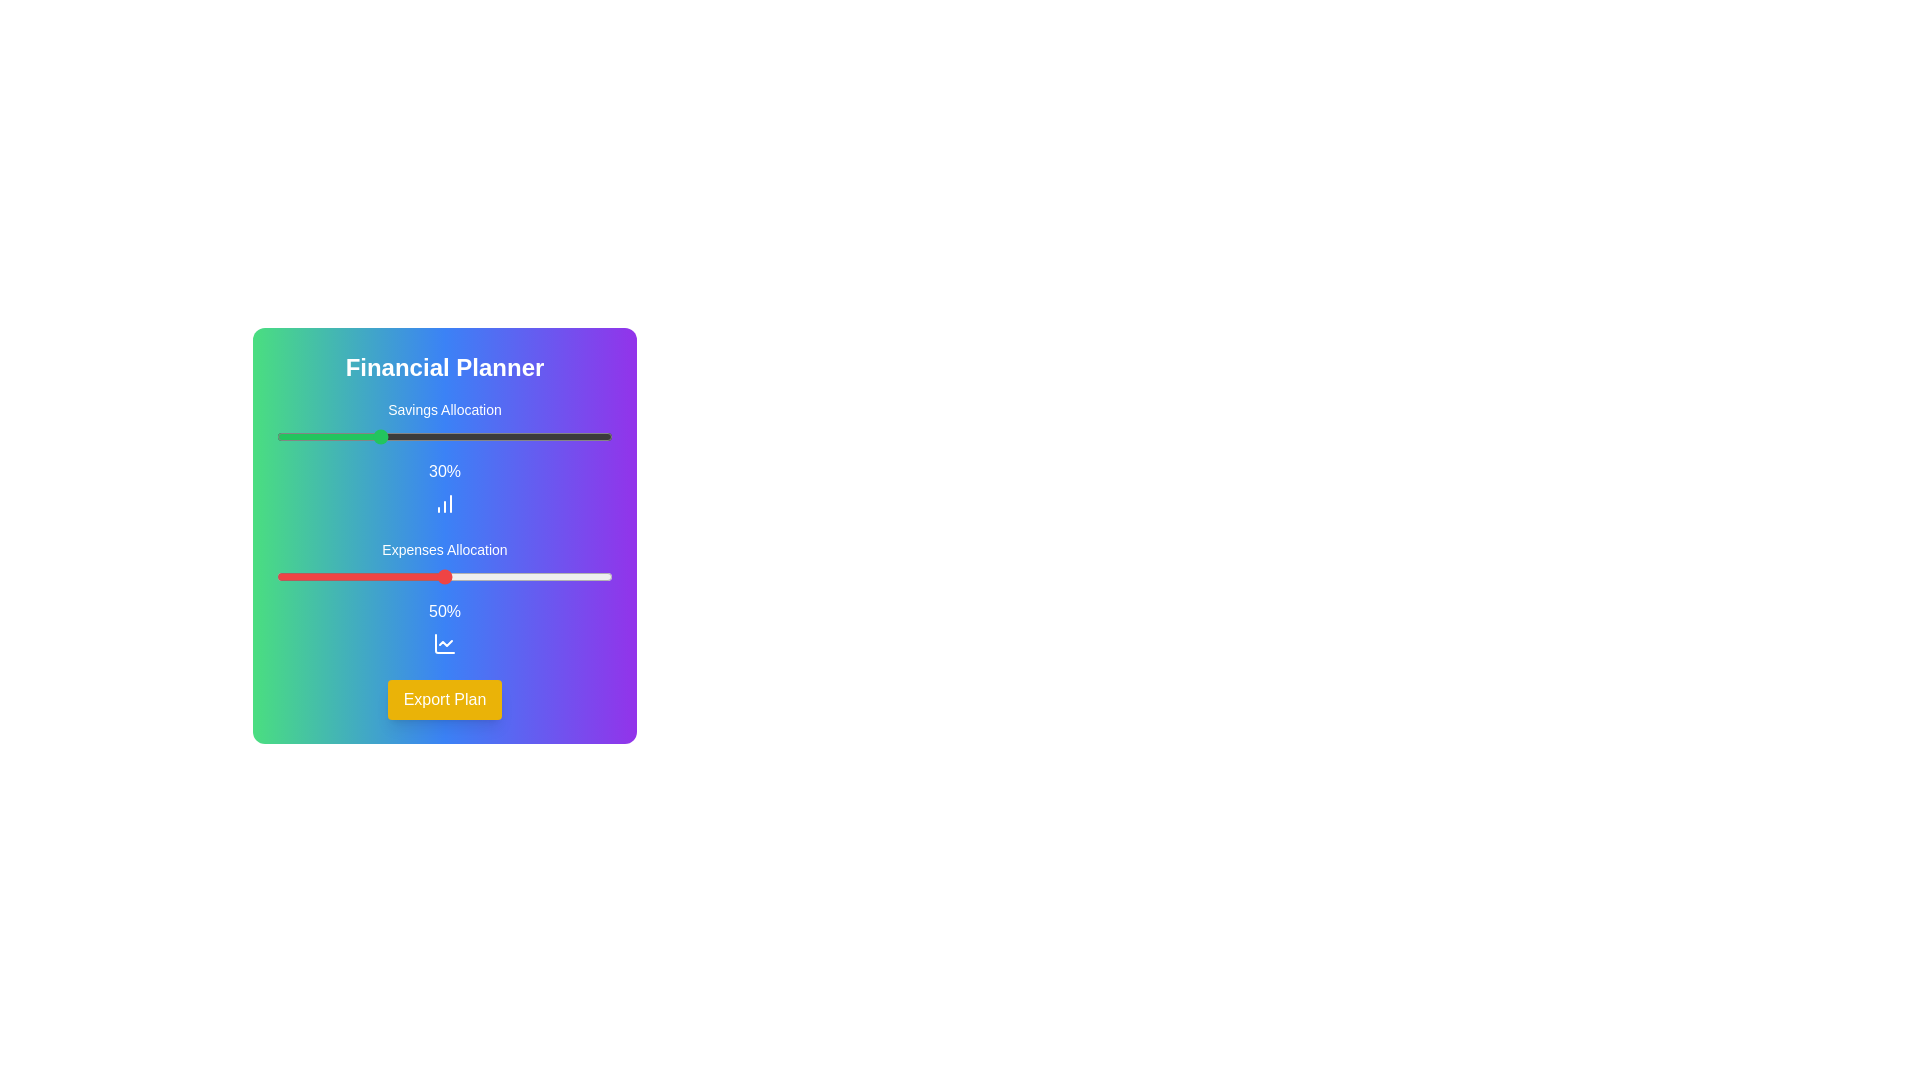 This screenshot has width=1920, height=1080. Describe the element at coordinates (608, 577) in the screenshot. I see `the expenses allocation slider` at that location.